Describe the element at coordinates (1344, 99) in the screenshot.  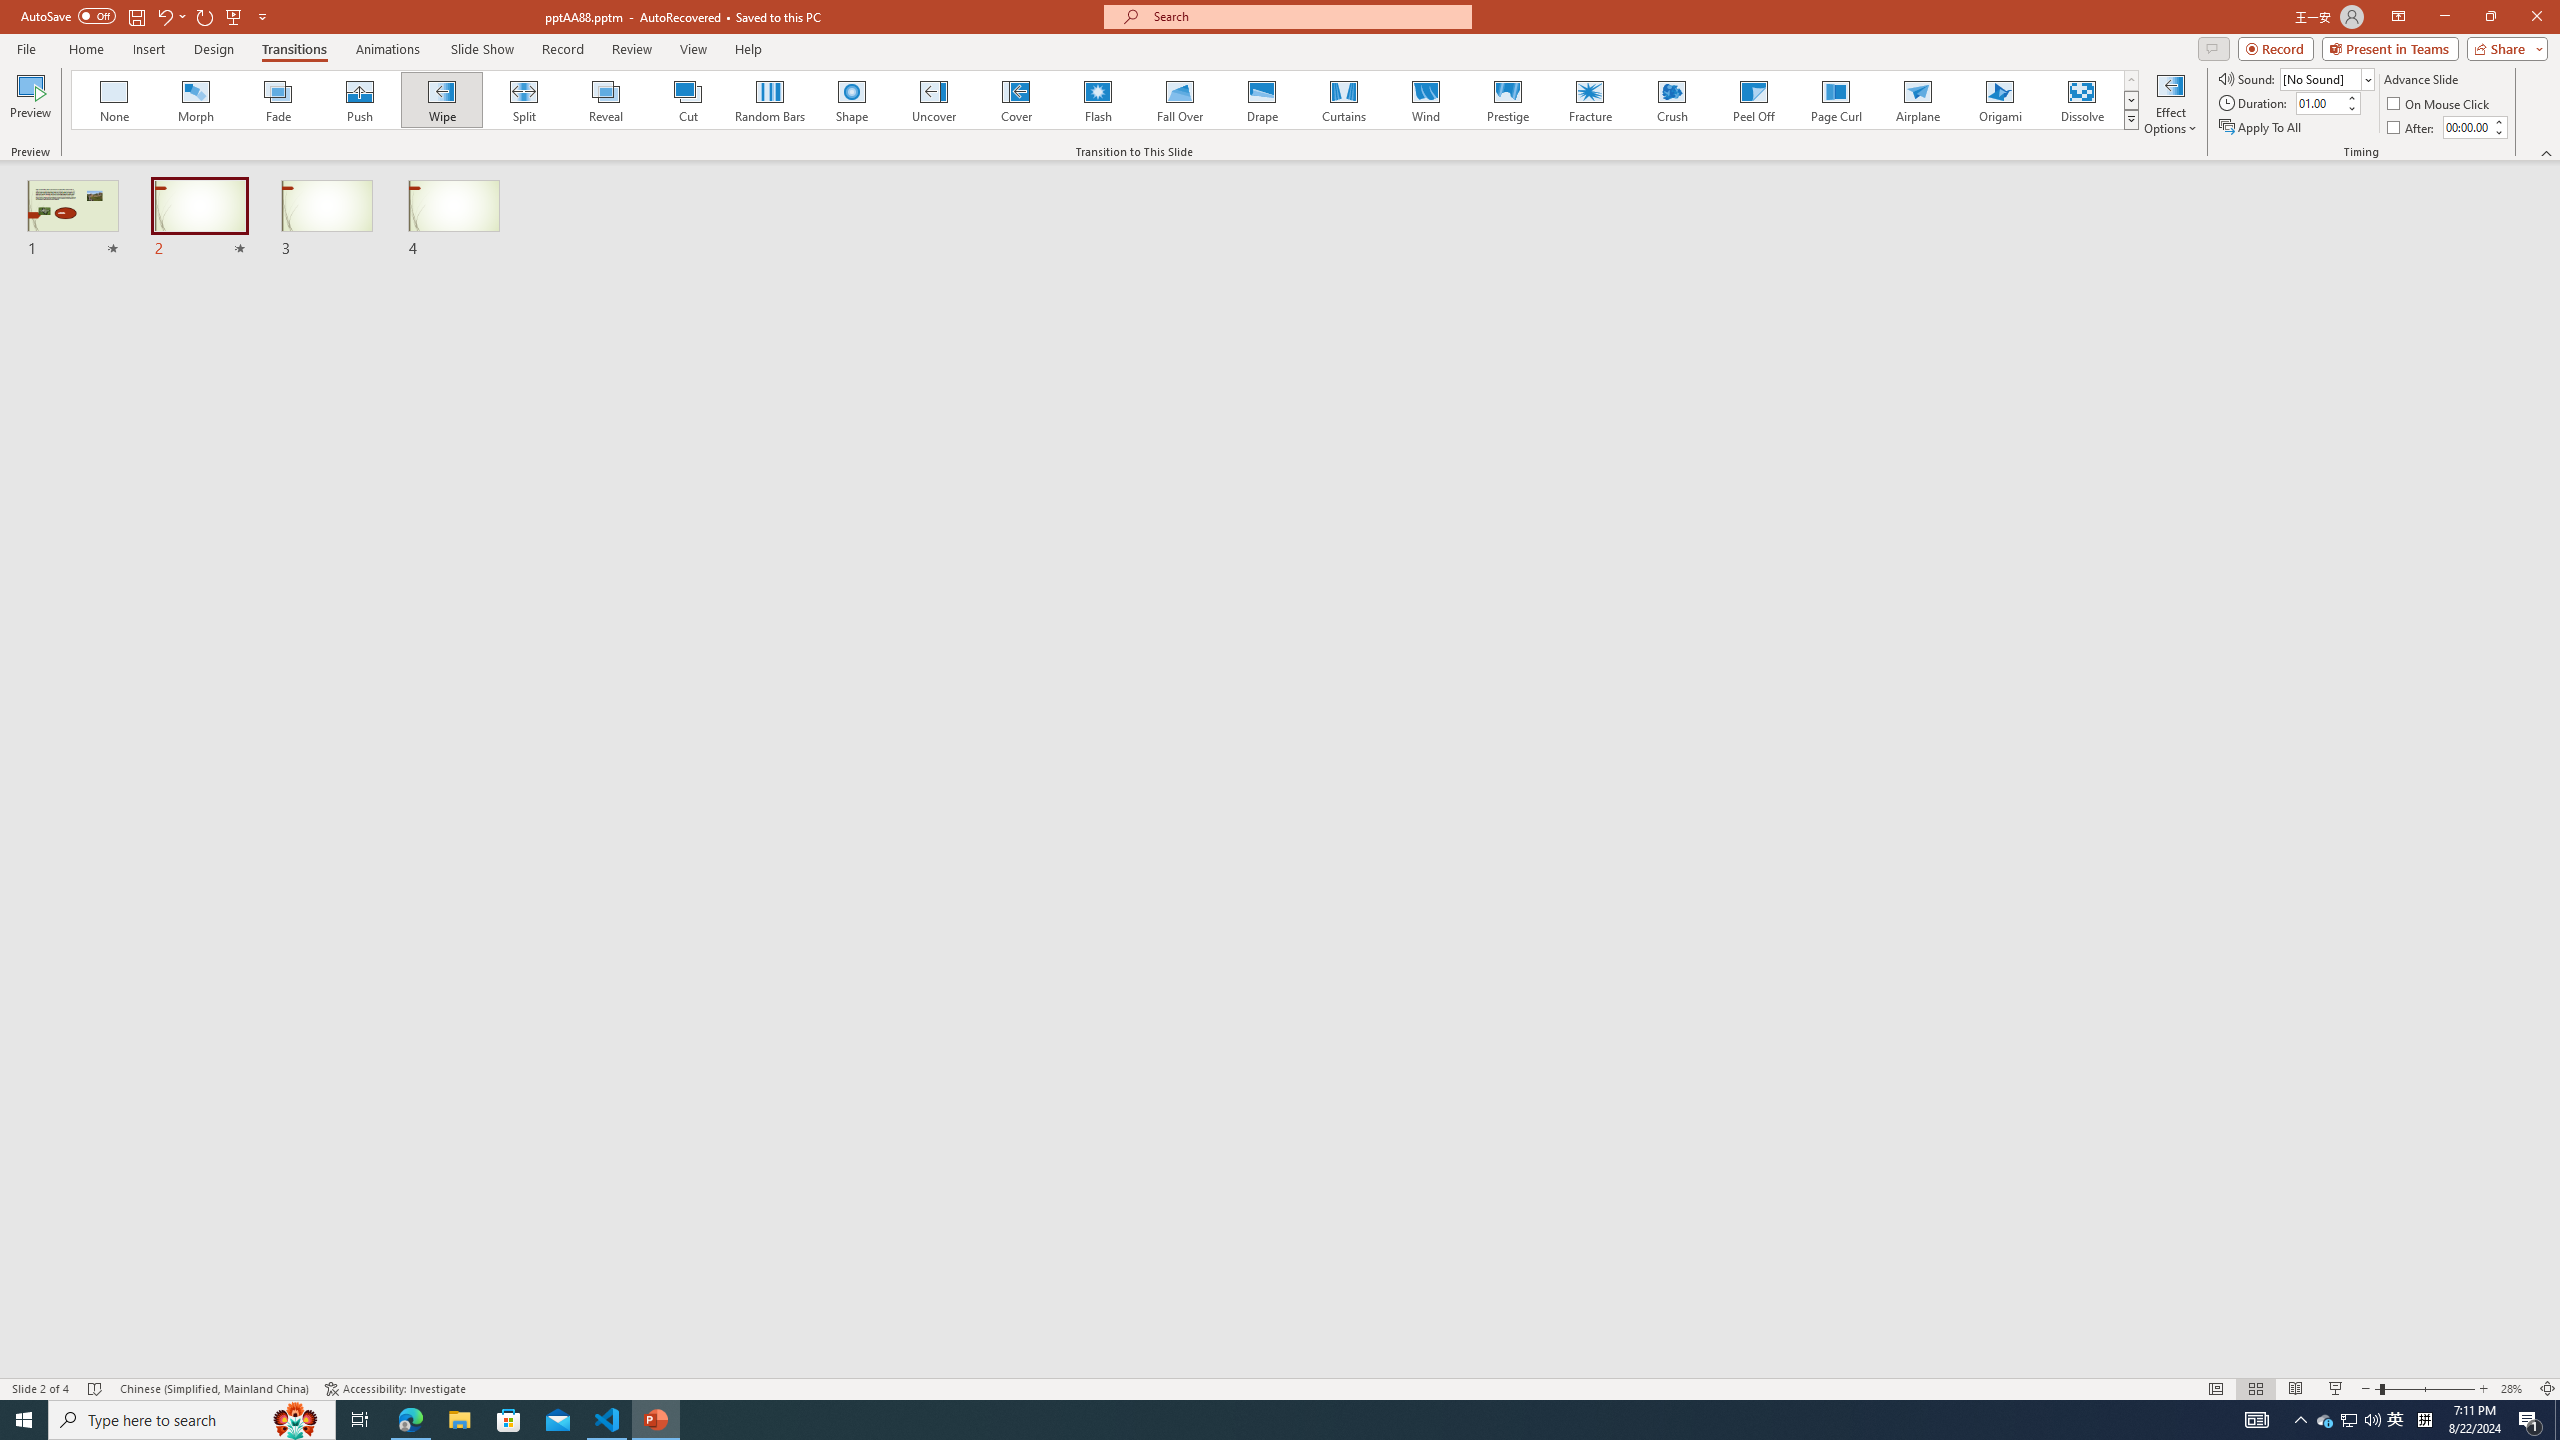
I see `'Curtains'` at that location.